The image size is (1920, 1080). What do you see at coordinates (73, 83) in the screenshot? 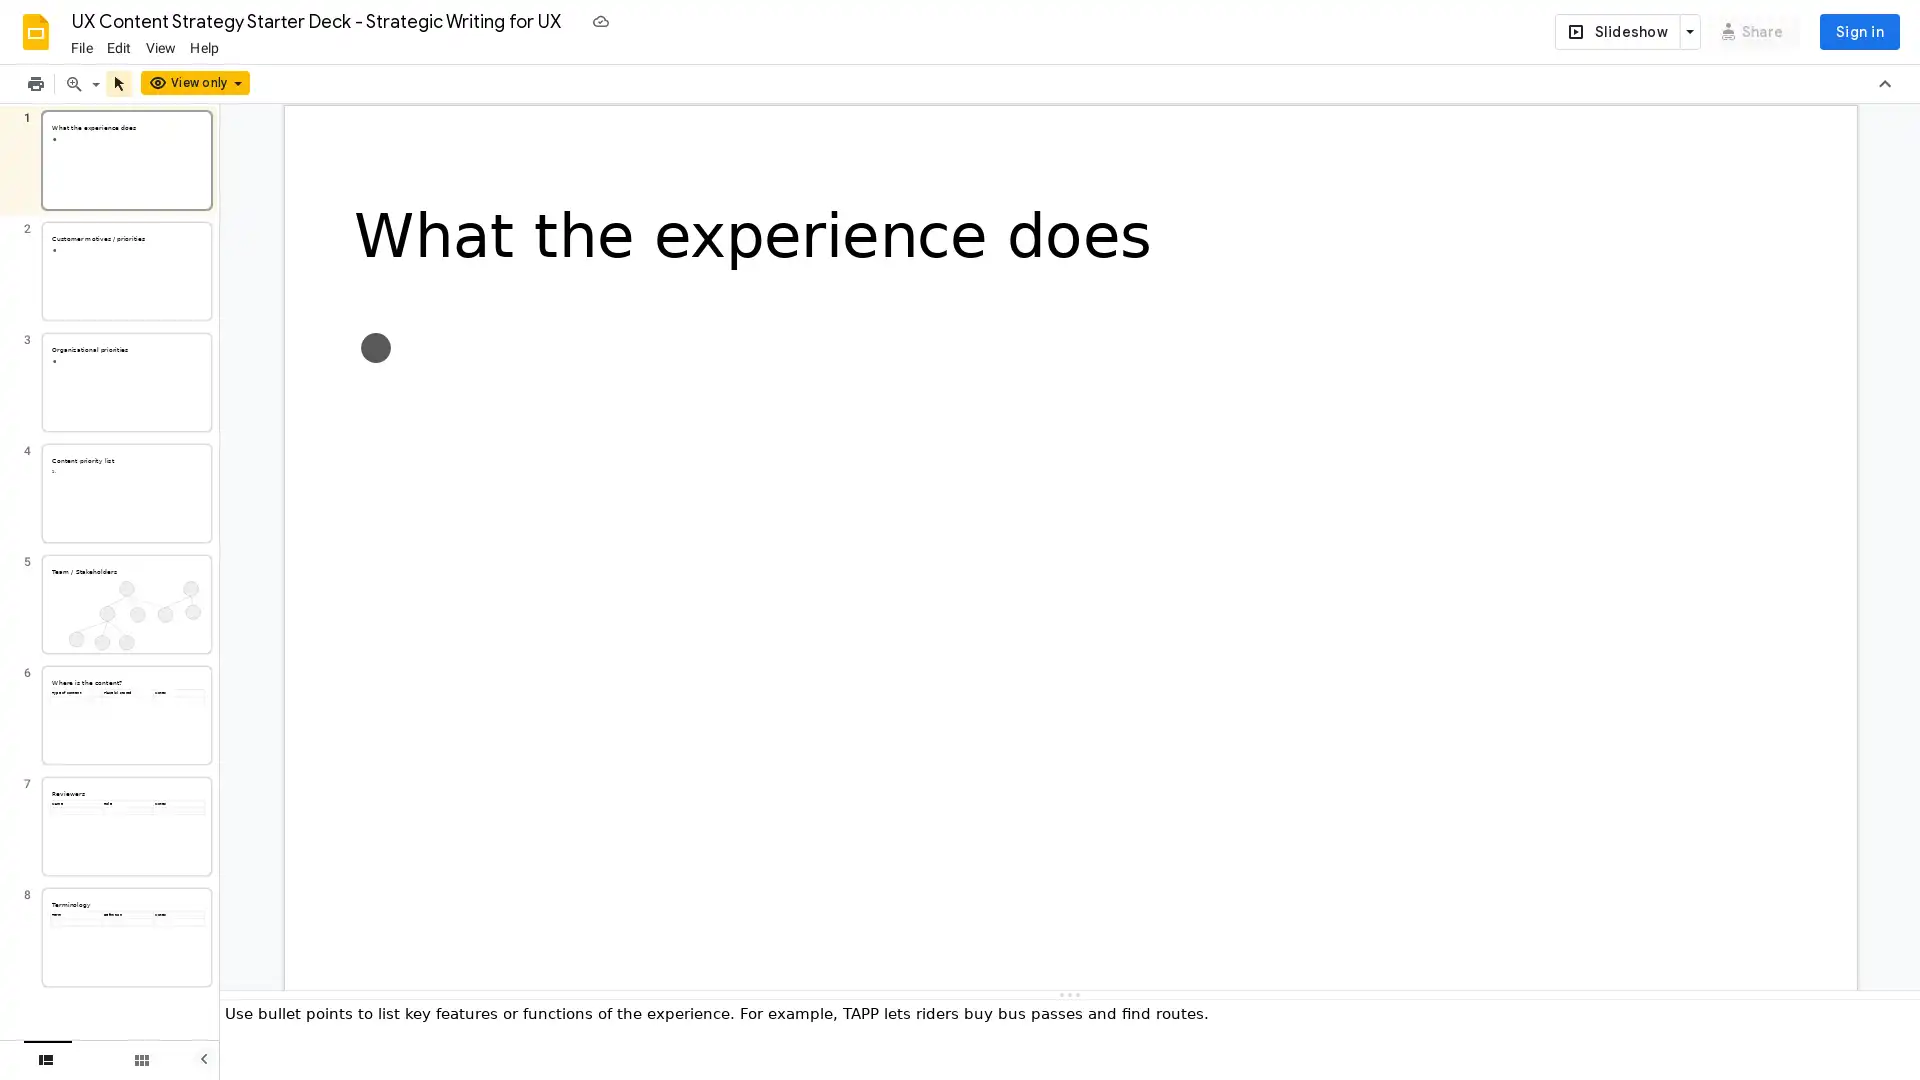
I see `Zoom` at bounding box center [73, 83].